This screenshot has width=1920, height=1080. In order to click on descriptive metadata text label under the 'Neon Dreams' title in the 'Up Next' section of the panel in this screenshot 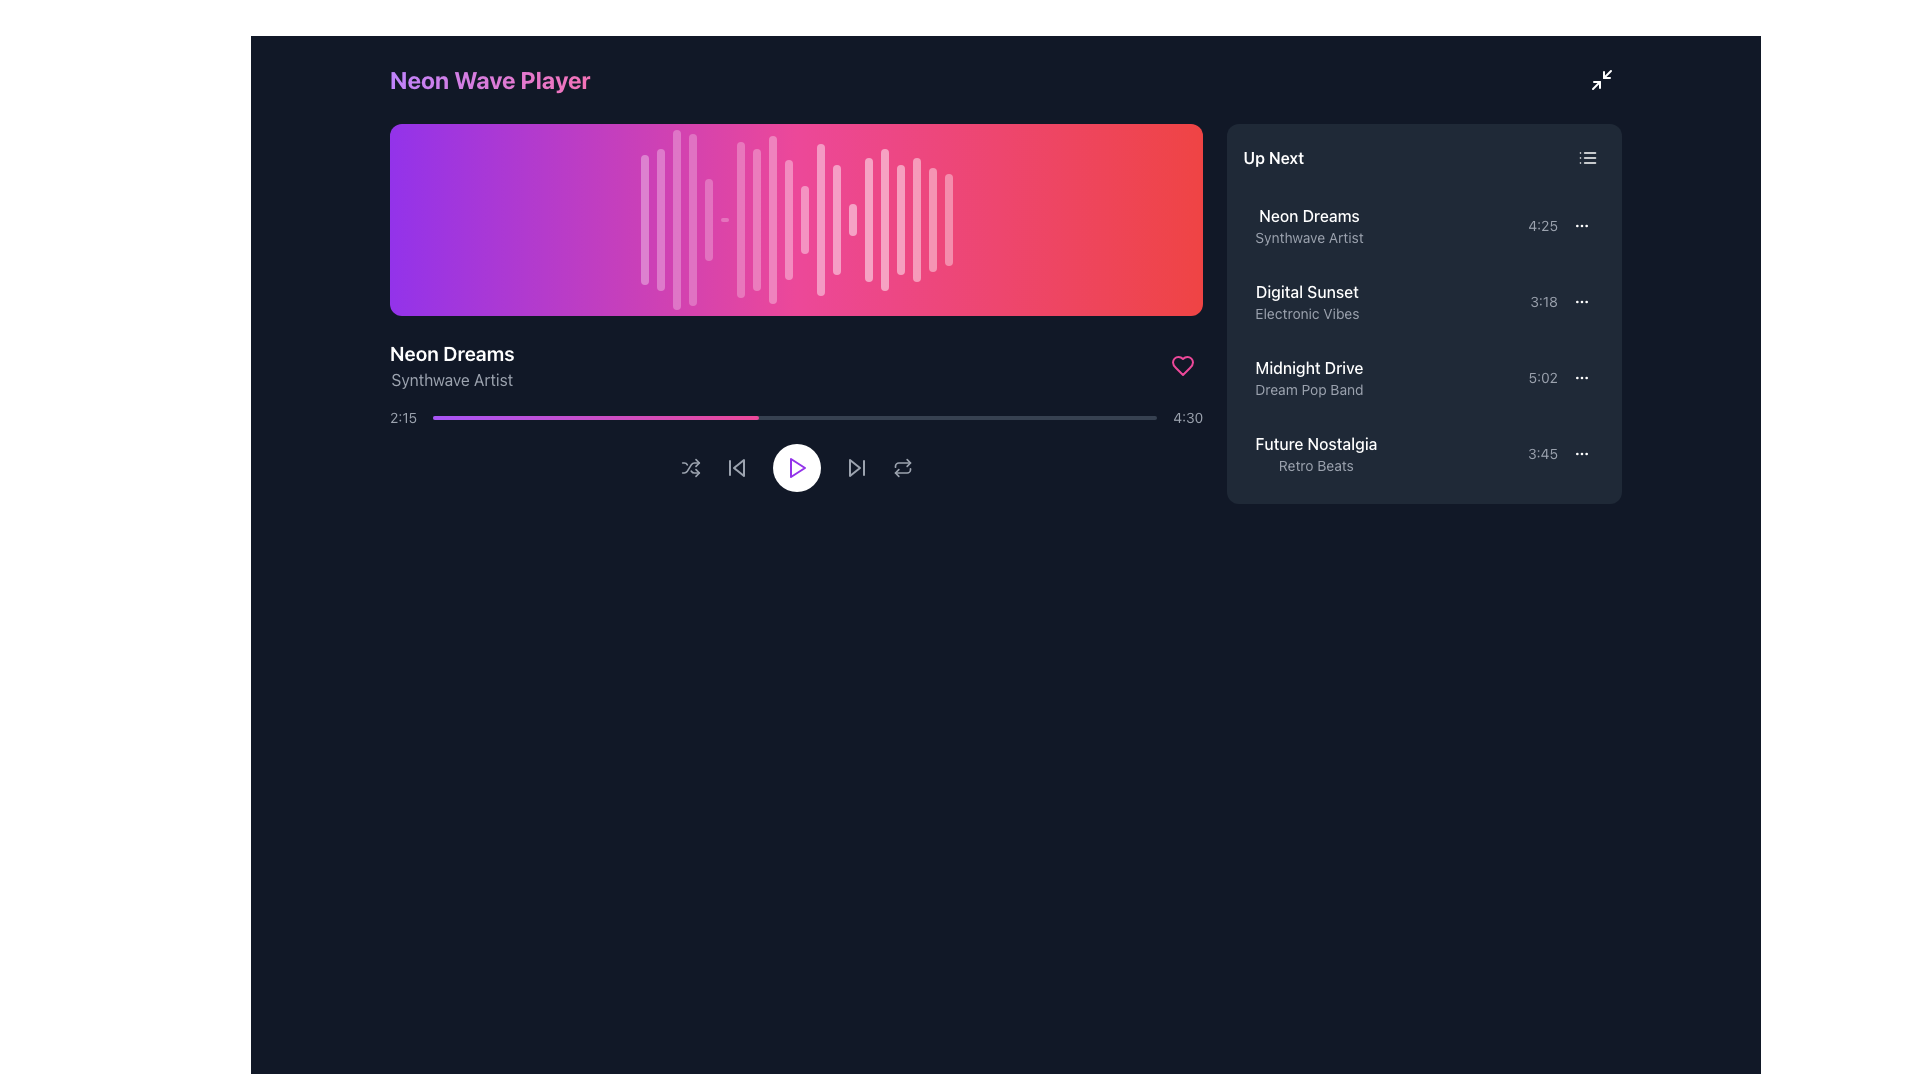, I will do `click(1309, 237)`.